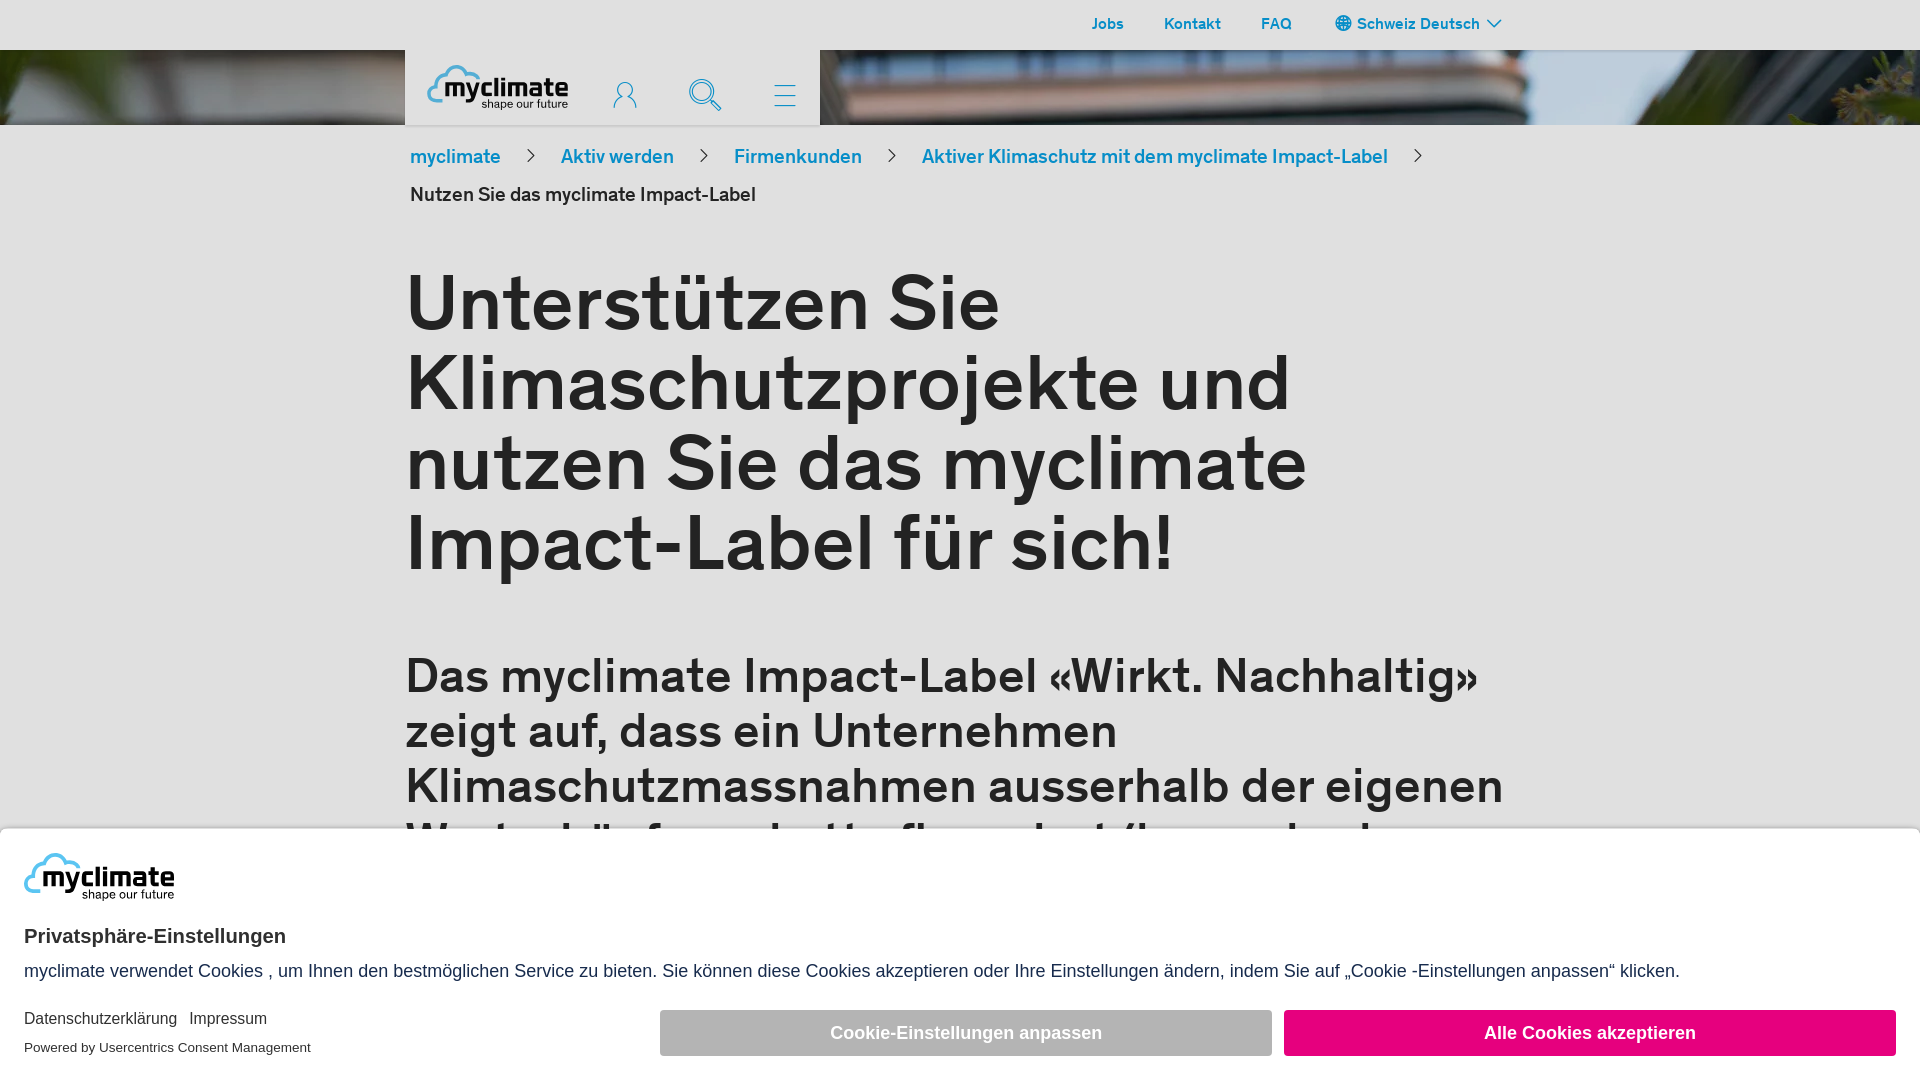 The height and width of the screenshot is (1080, 1920). I want to click on 'Jobs', so click(1080, 24).